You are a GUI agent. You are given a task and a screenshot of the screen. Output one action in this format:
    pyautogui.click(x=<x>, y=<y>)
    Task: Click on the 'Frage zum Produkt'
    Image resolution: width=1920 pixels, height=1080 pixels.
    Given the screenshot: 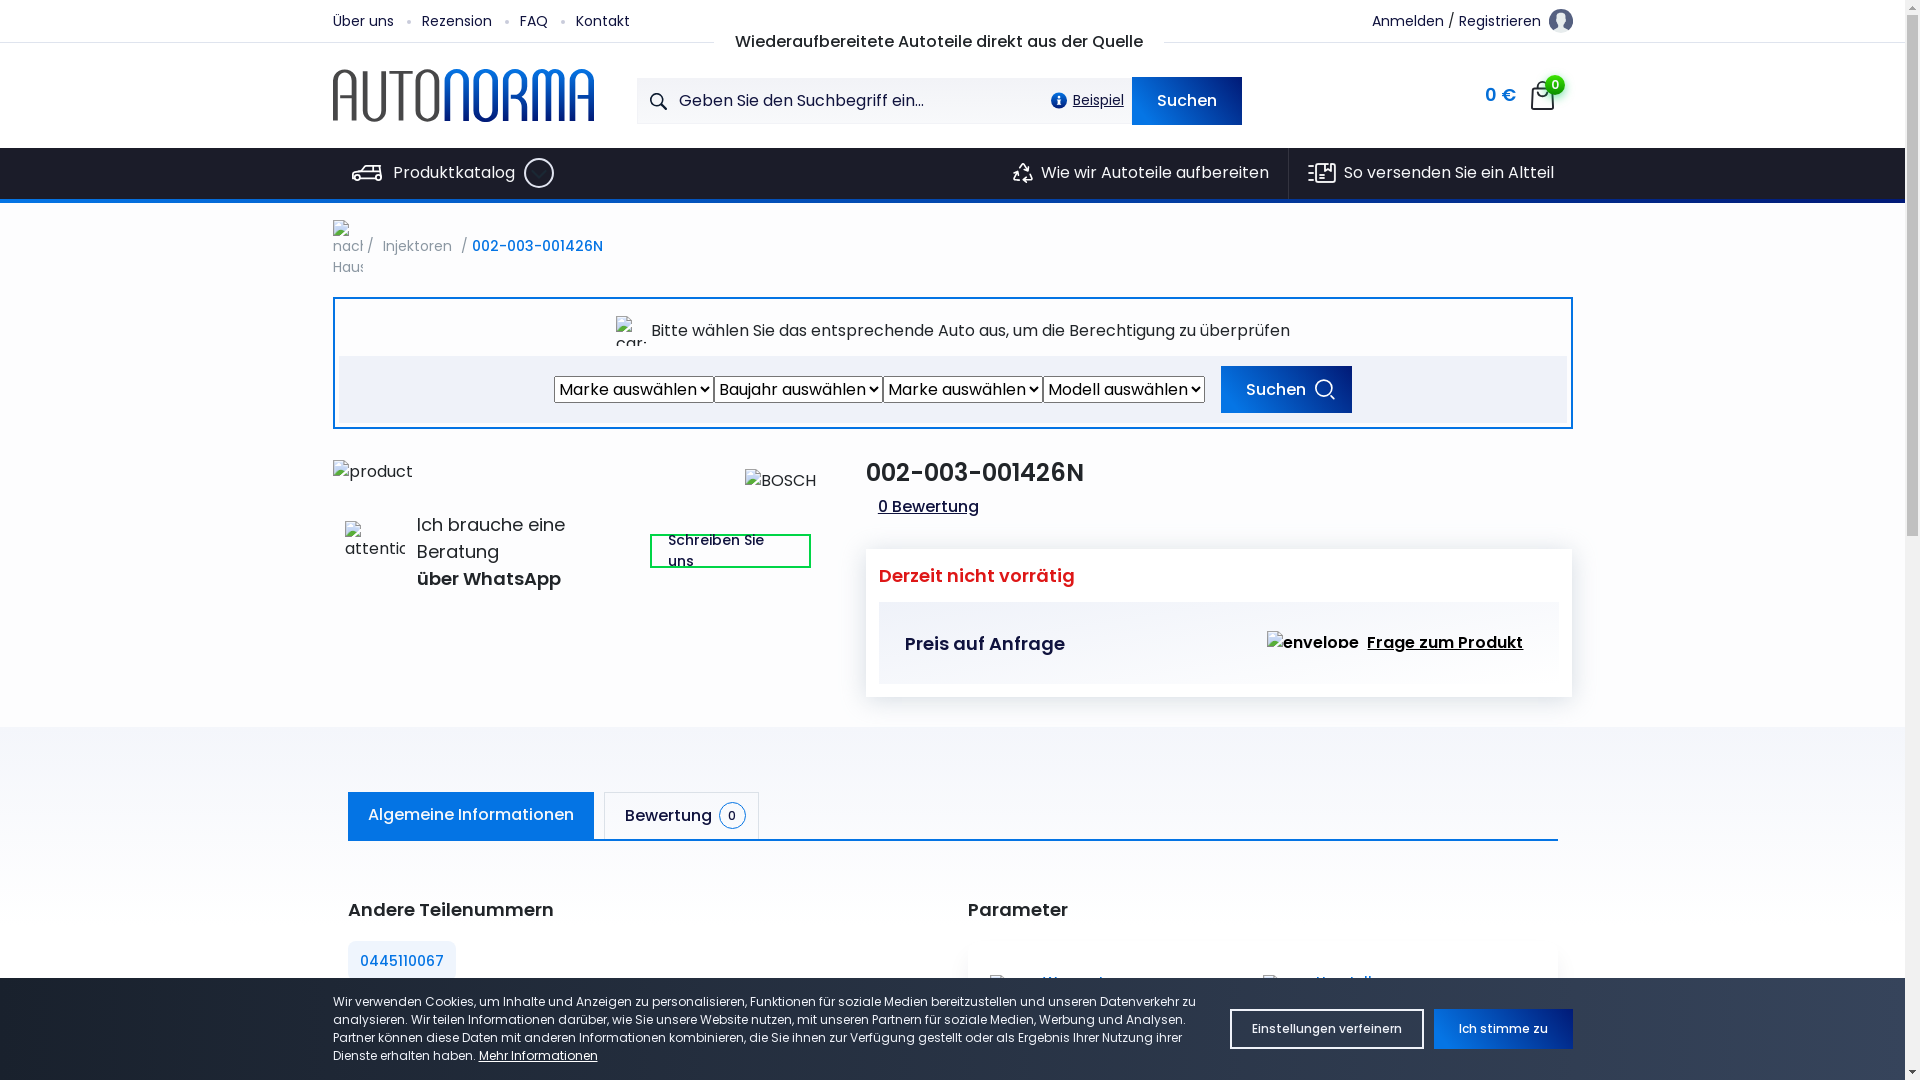 What is the action you would take?
    pyautogui.click(x=1394, y=643)
    